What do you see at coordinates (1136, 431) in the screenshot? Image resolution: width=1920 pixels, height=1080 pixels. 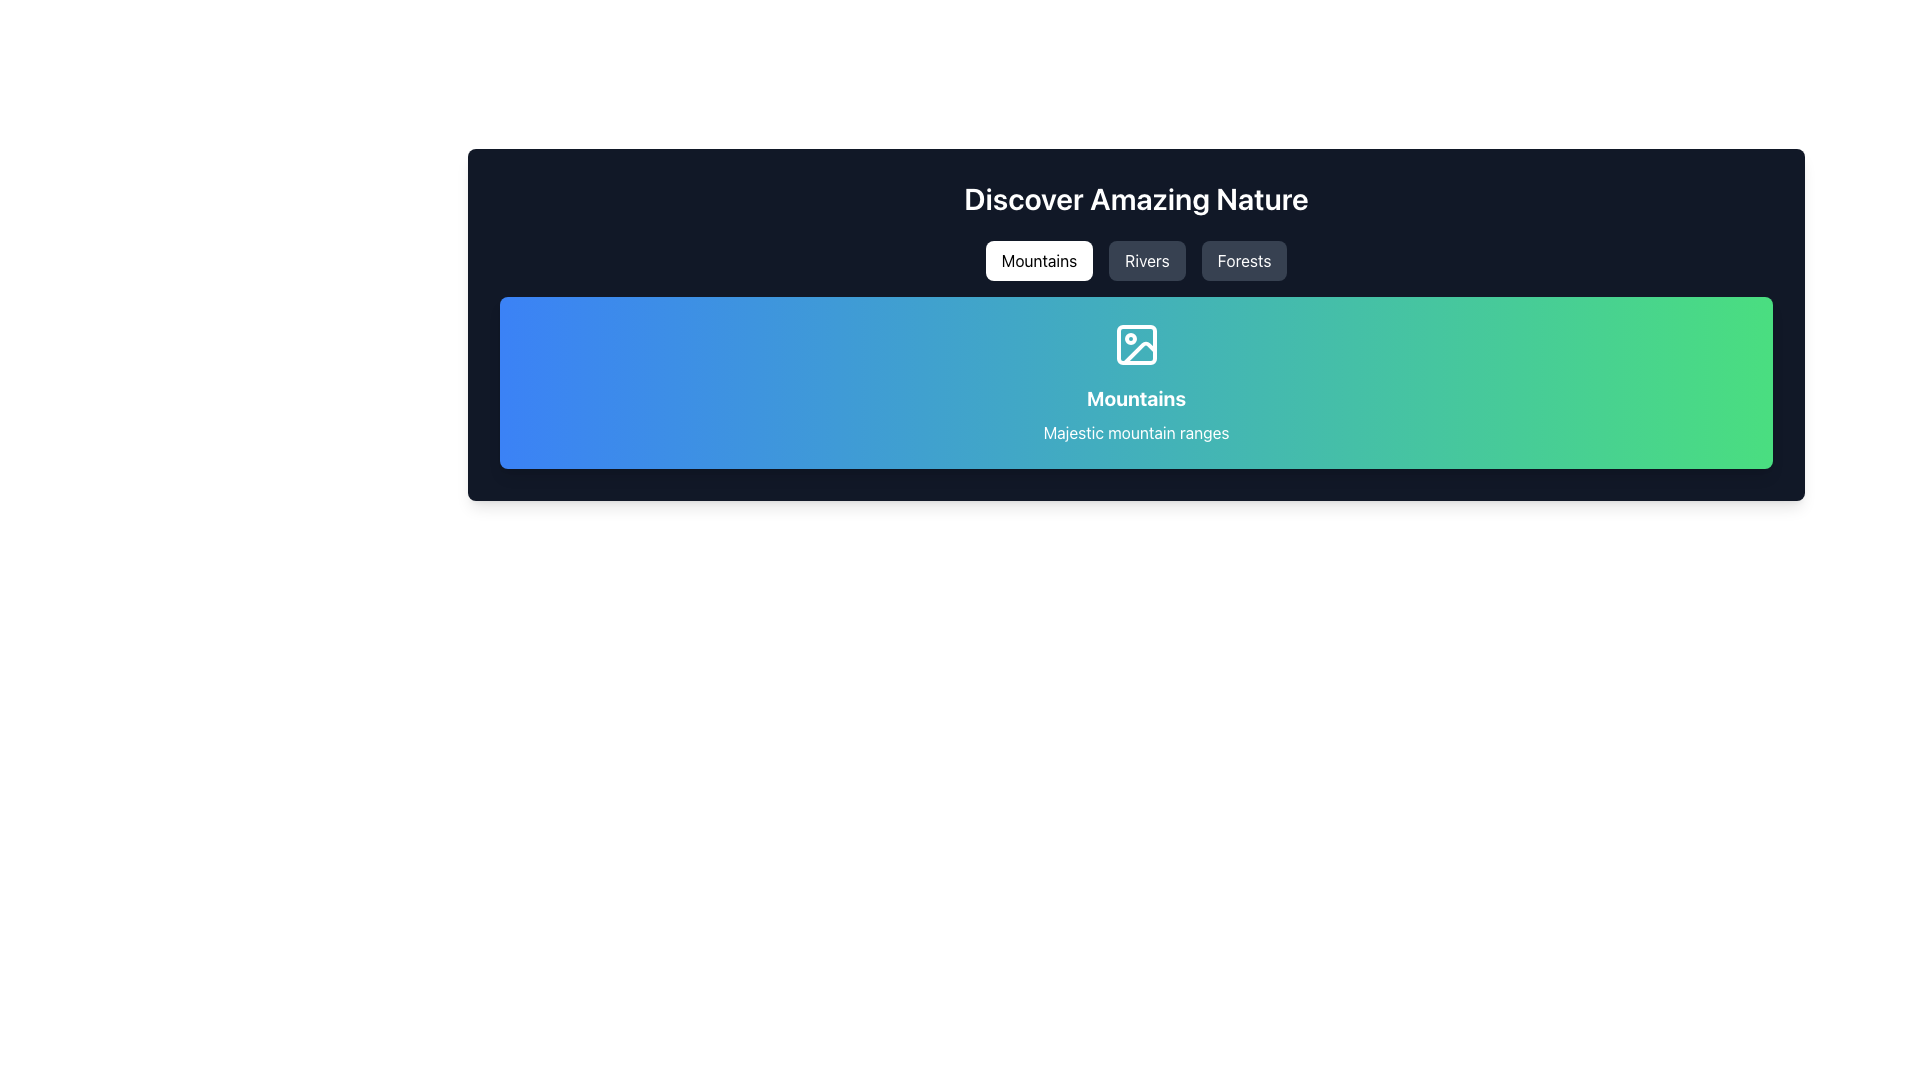 I see `the text element displaying 'Majestic mountain ranges', which is centrally aligned within a gradient-colored card and positioned at the bottom of the card beneath the title 'Mountains'` at bounding box center [1136, 431].